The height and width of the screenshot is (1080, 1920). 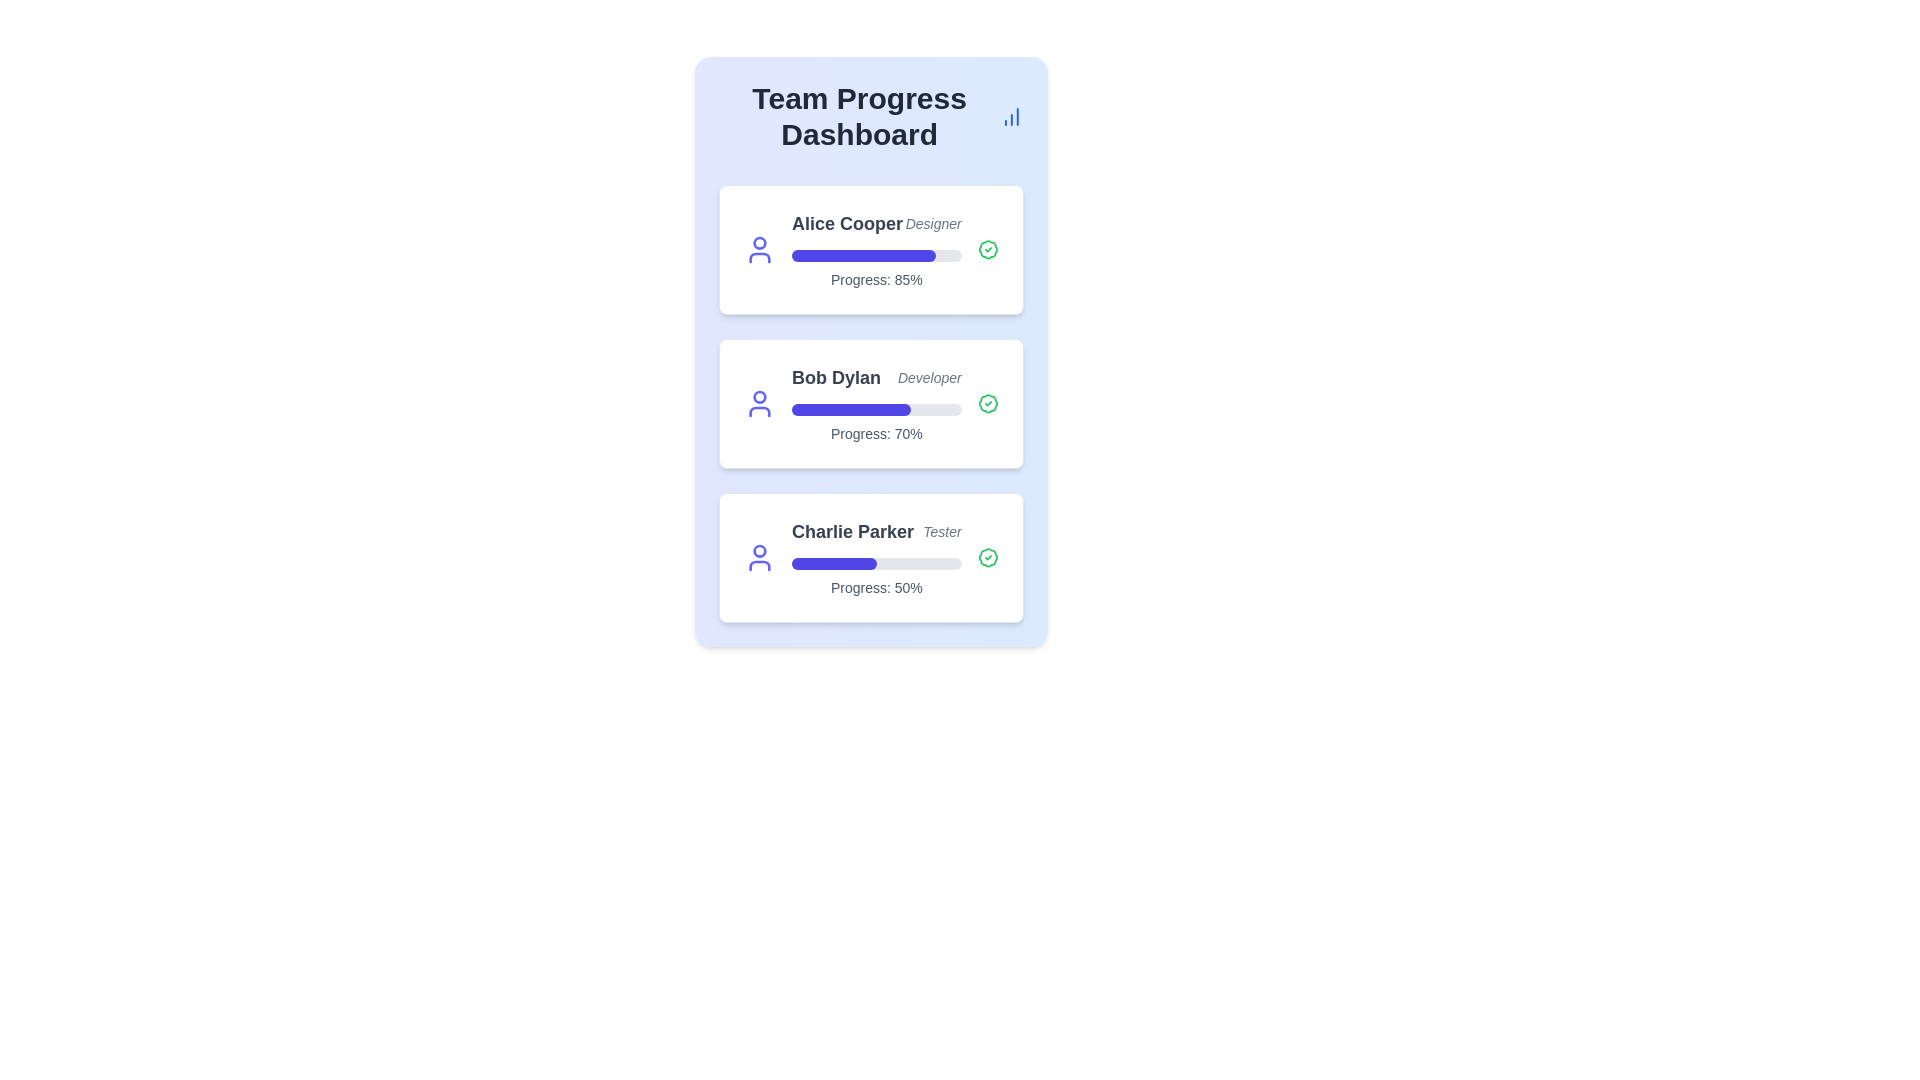 What do you see at coordinates (871, 558) in the screenshot?
I see `the user-specific data card for Charlie Parker, which is the third card in a vertical list within the dashboard` at bounding box center [871, 558].